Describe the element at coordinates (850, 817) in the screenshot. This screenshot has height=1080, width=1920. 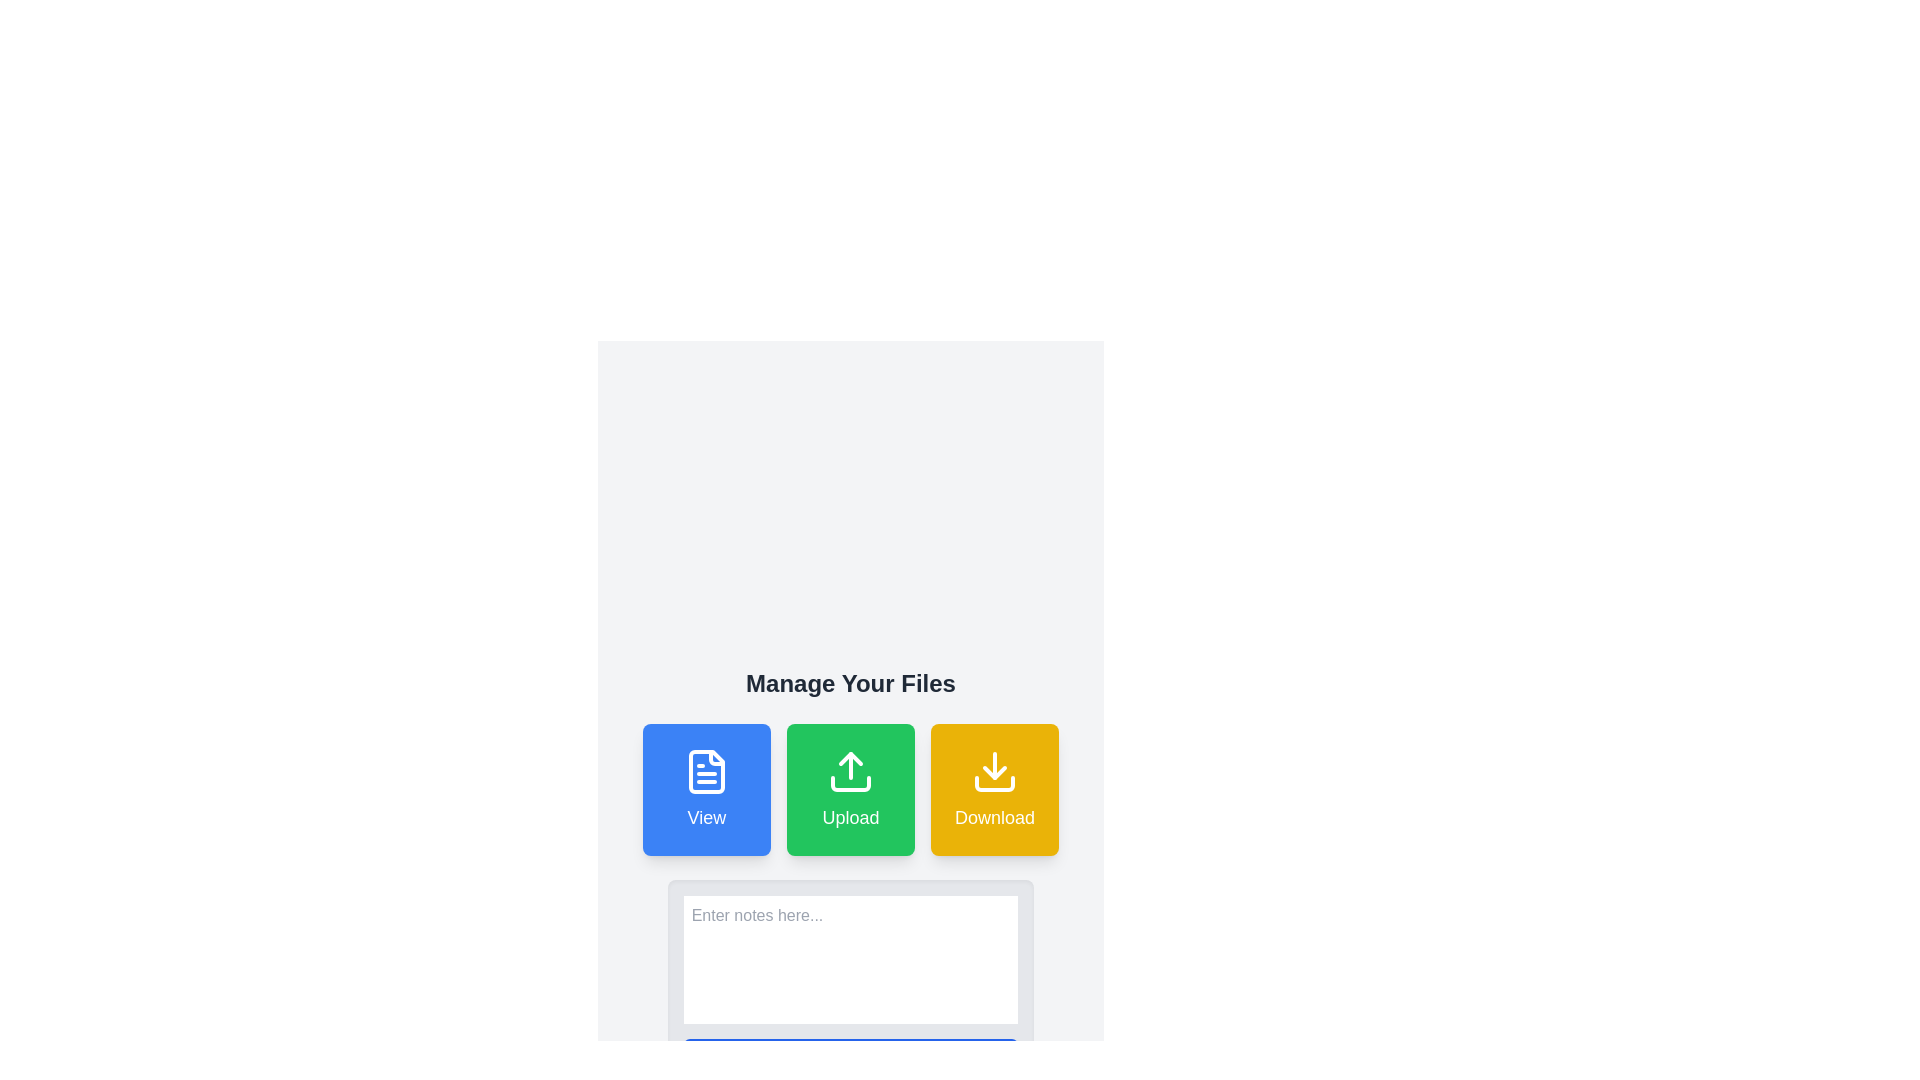
I see `the text label that describes the functionality of the 'Upload' button, located in the center of the green button` at that location.